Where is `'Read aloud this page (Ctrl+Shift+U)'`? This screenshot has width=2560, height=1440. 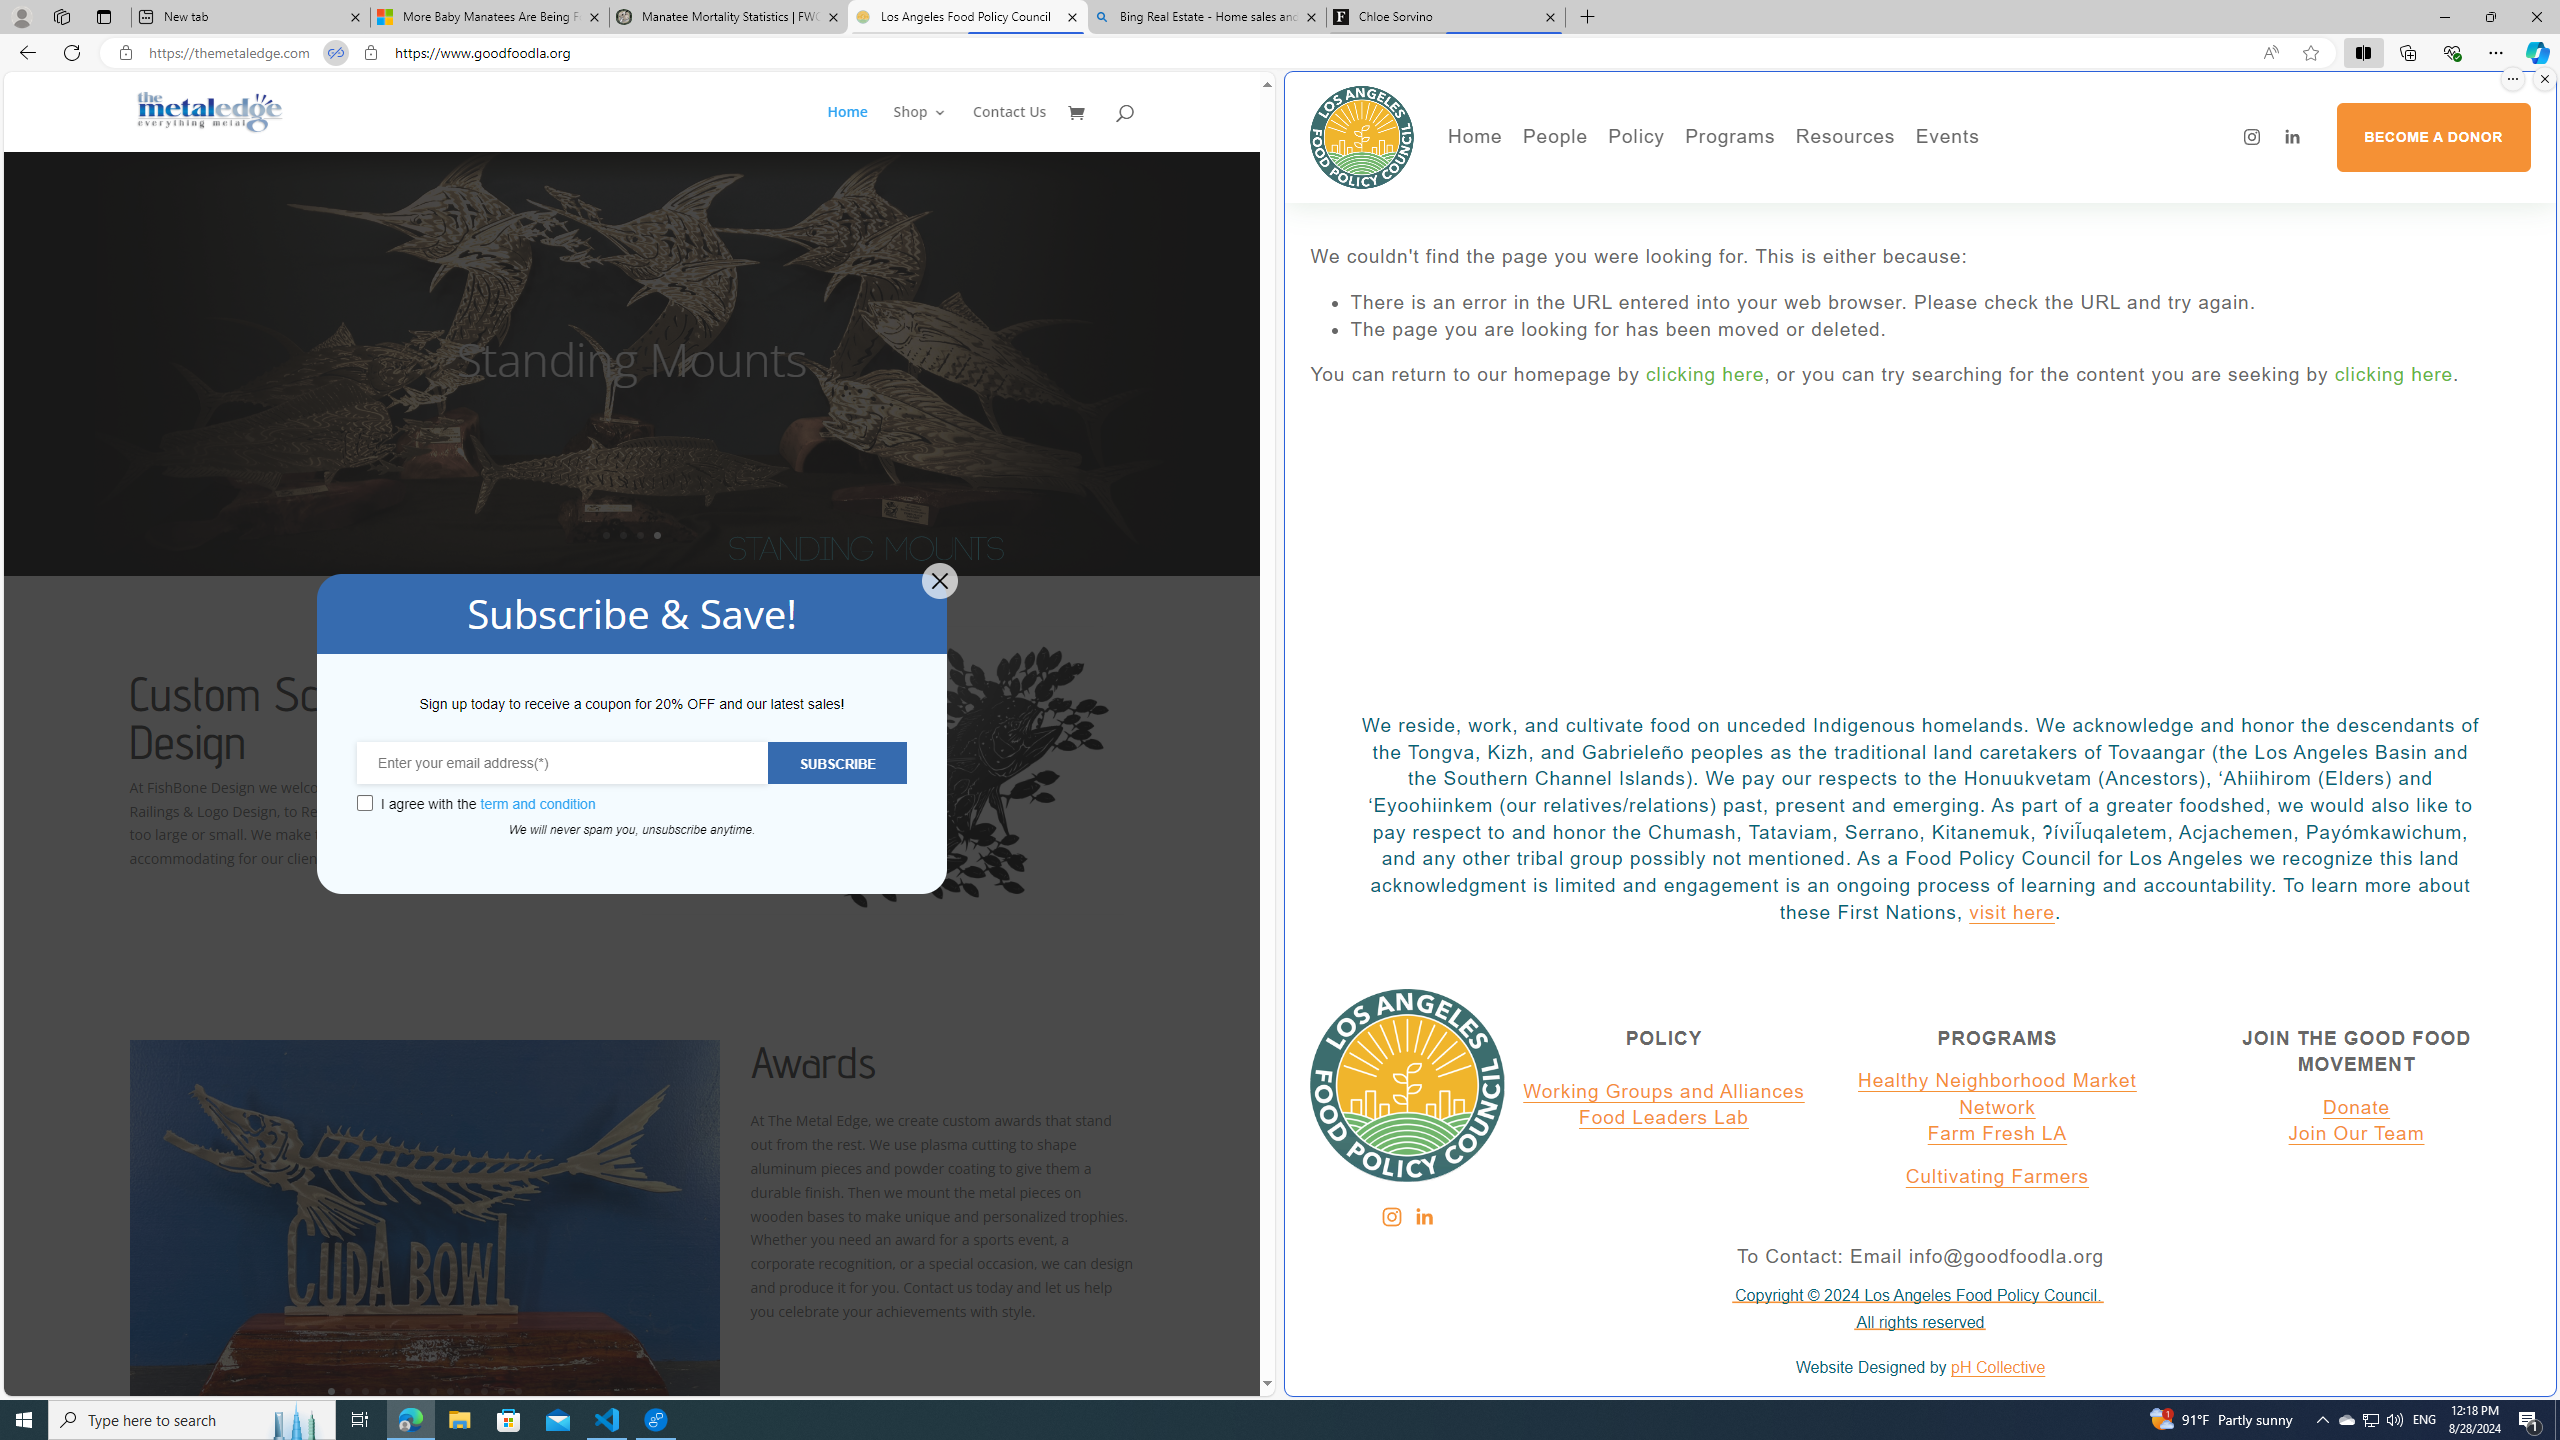 'Read aloud this page (Ctrl+Shift+U)' is located at coordinates (2270, 53).